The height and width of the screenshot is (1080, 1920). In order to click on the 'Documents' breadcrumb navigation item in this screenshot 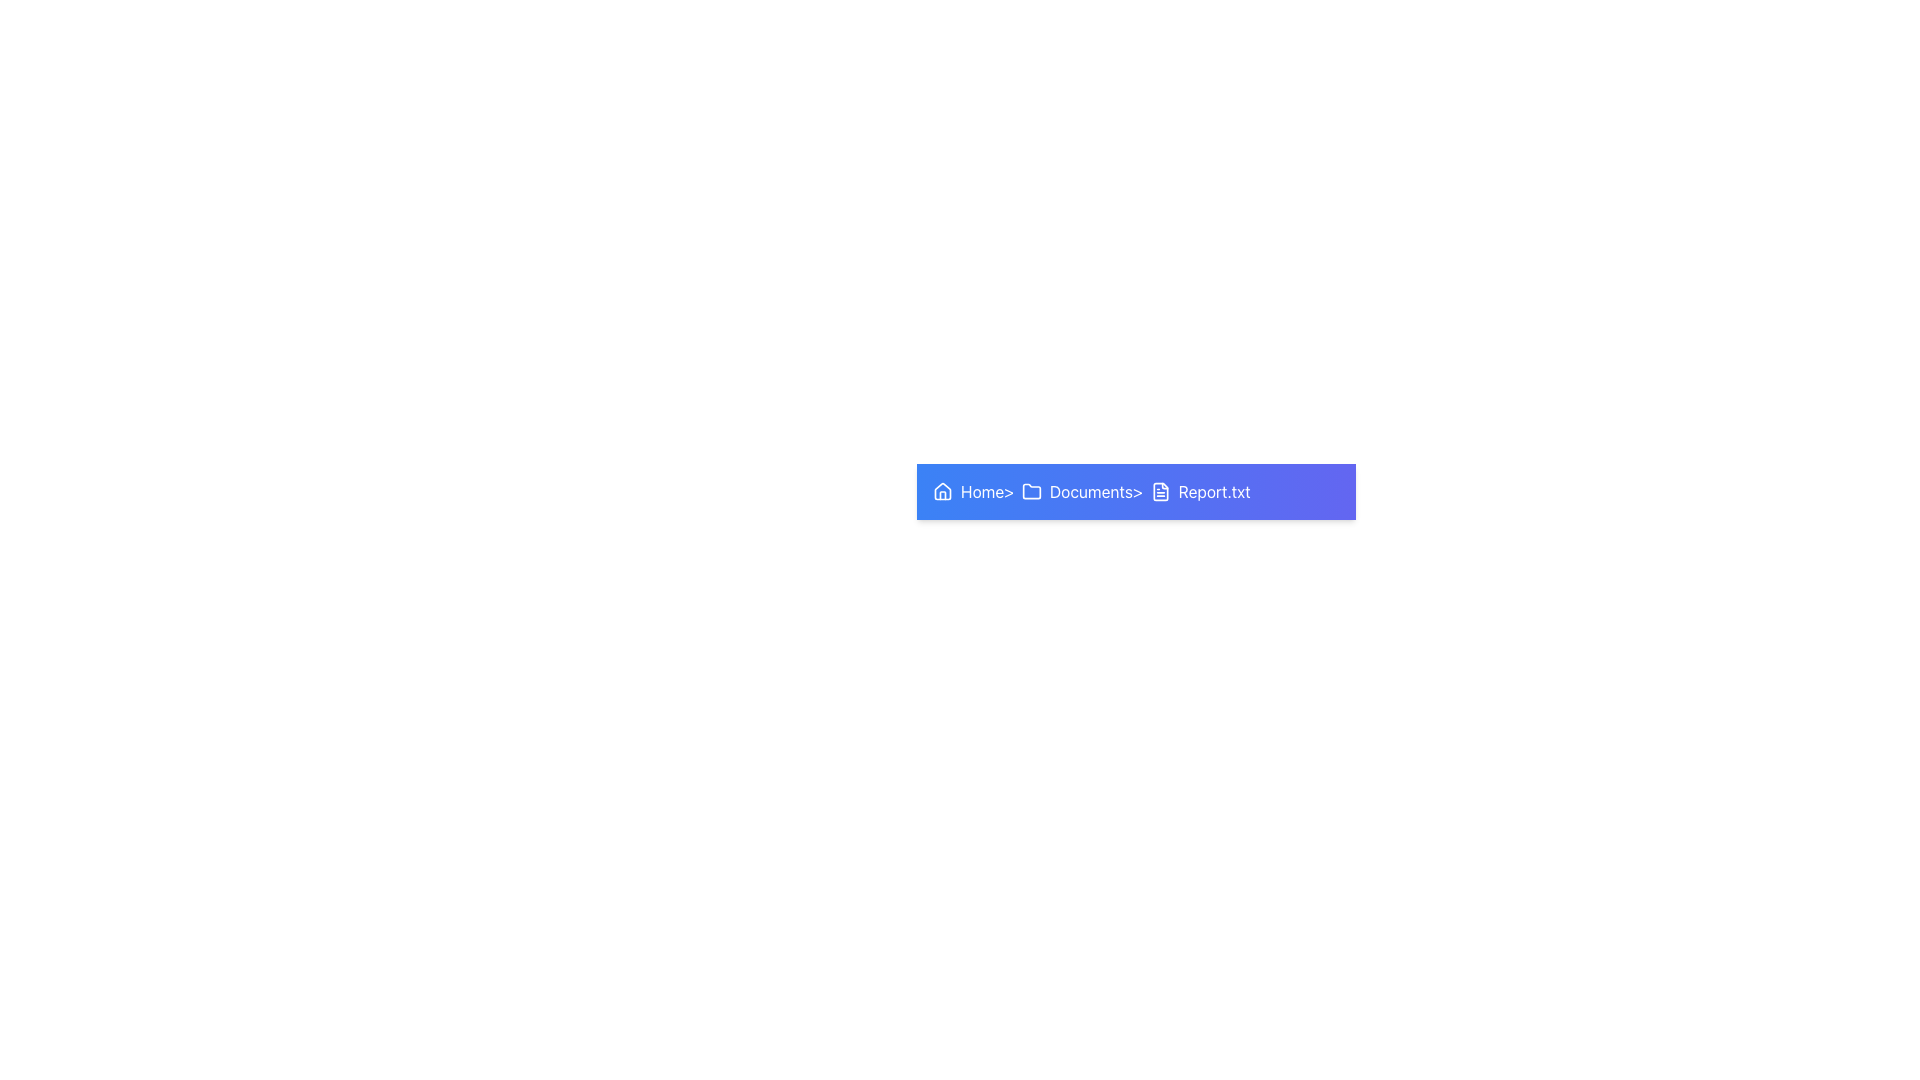, I will do `click(1075, 492)`.